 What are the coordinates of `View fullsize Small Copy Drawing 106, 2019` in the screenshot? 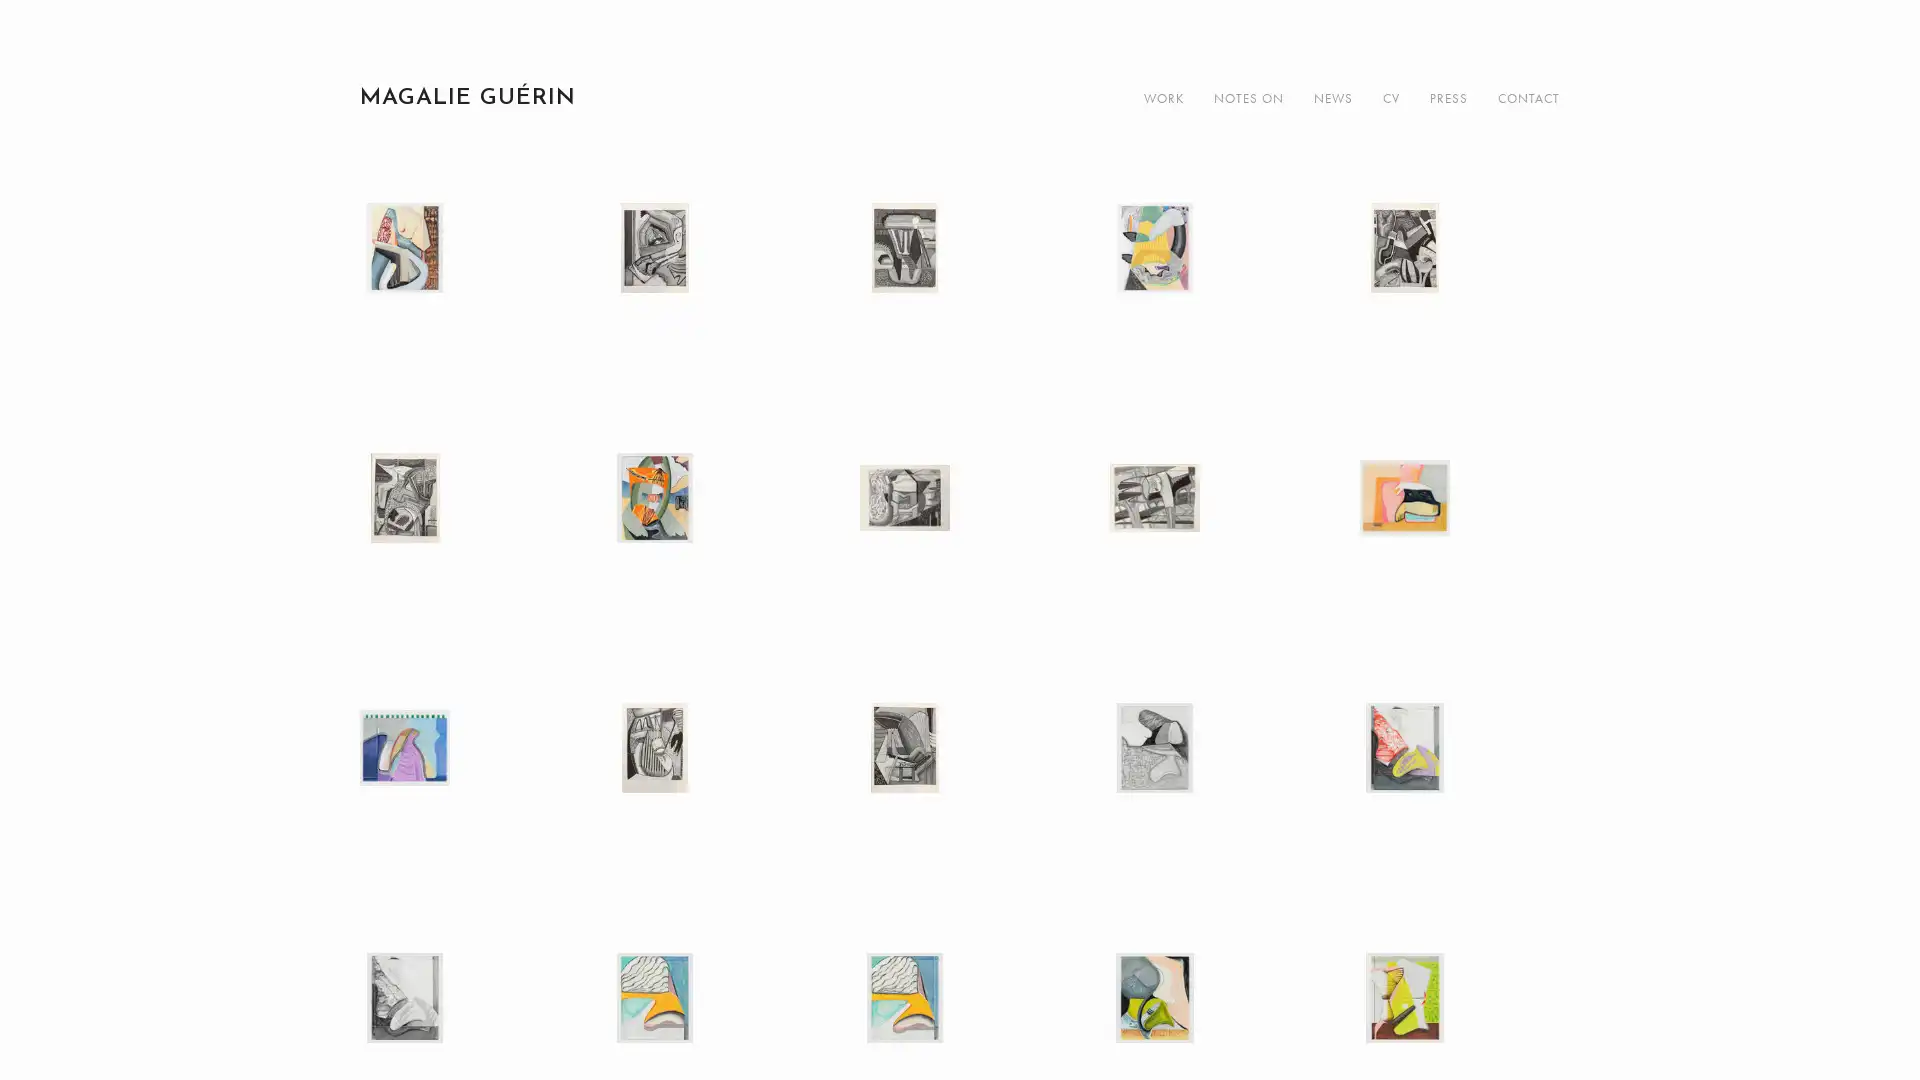 It's located at (710, 801).